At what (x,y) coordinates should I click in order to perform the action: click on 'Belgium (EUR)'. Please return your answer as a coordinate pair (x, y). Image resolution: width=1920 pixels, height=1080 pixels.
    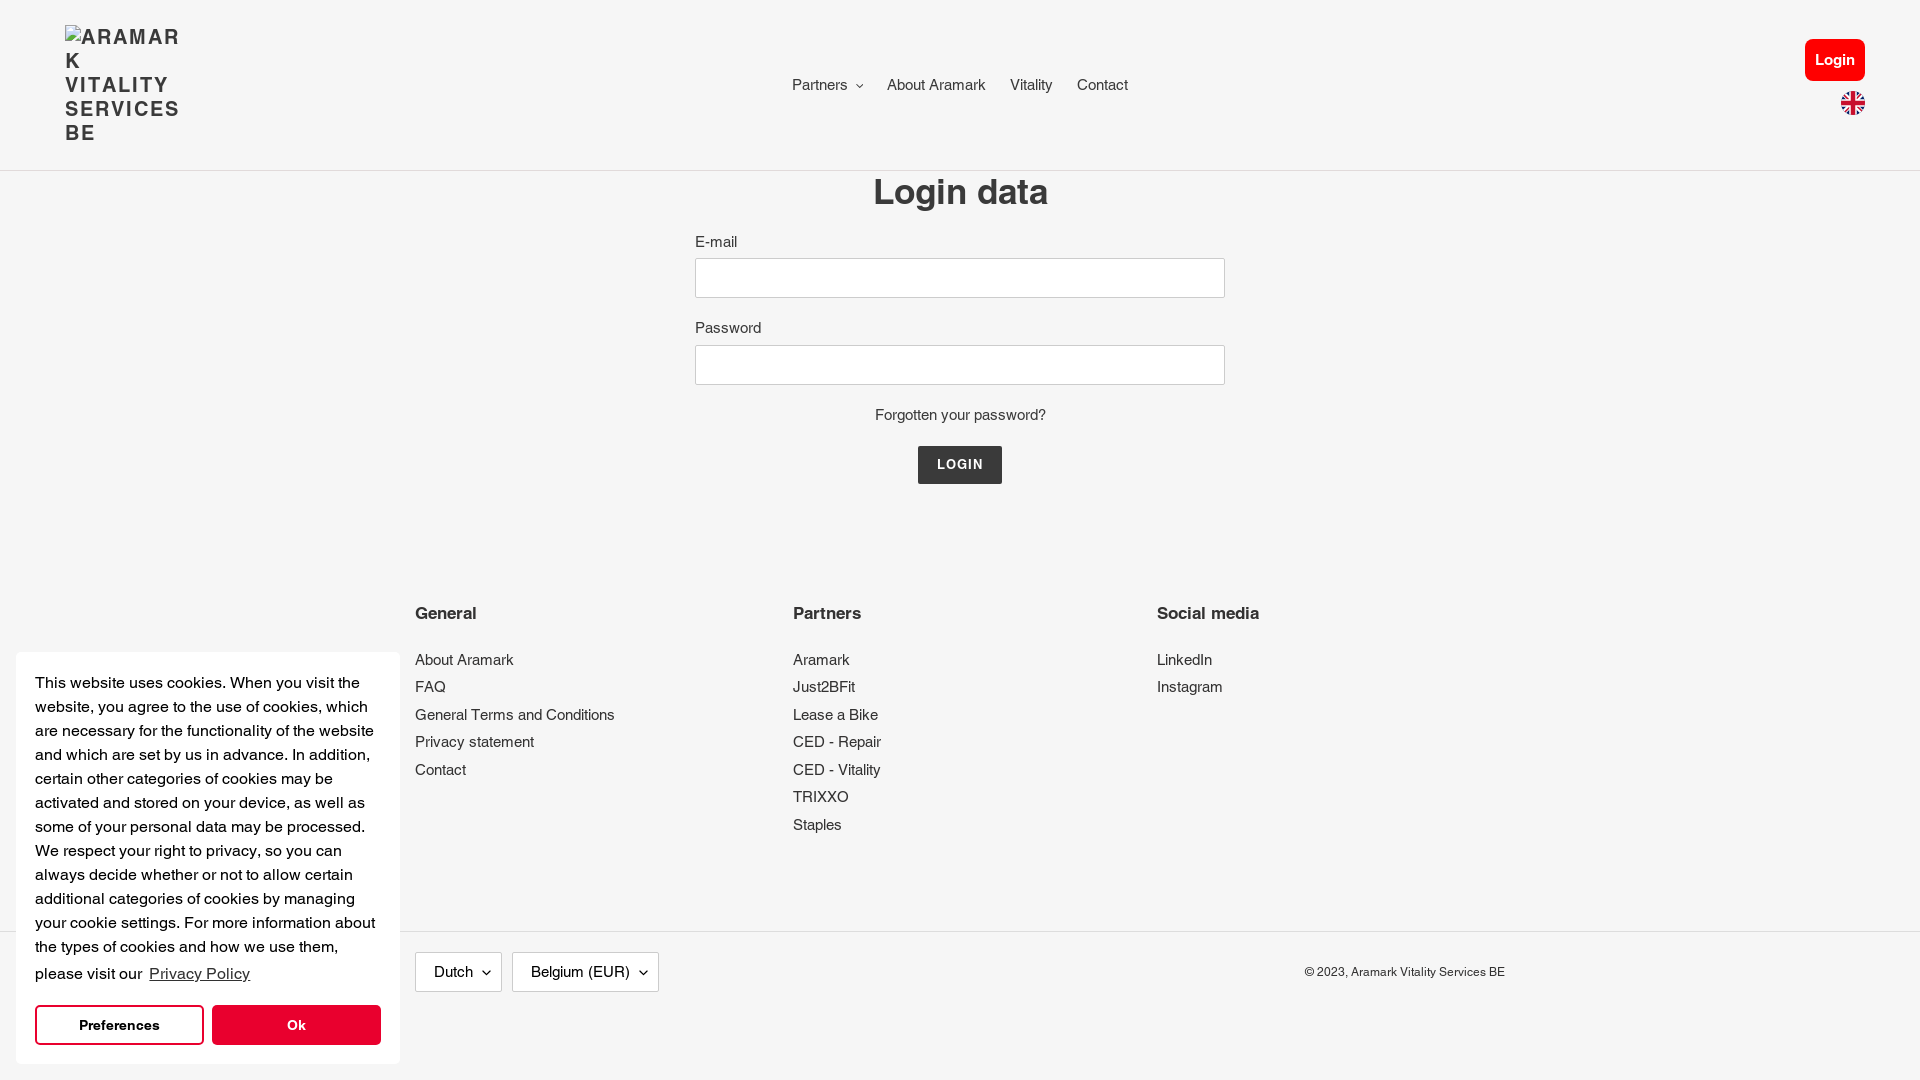
    Looking at the image, I should click on (584, 971).